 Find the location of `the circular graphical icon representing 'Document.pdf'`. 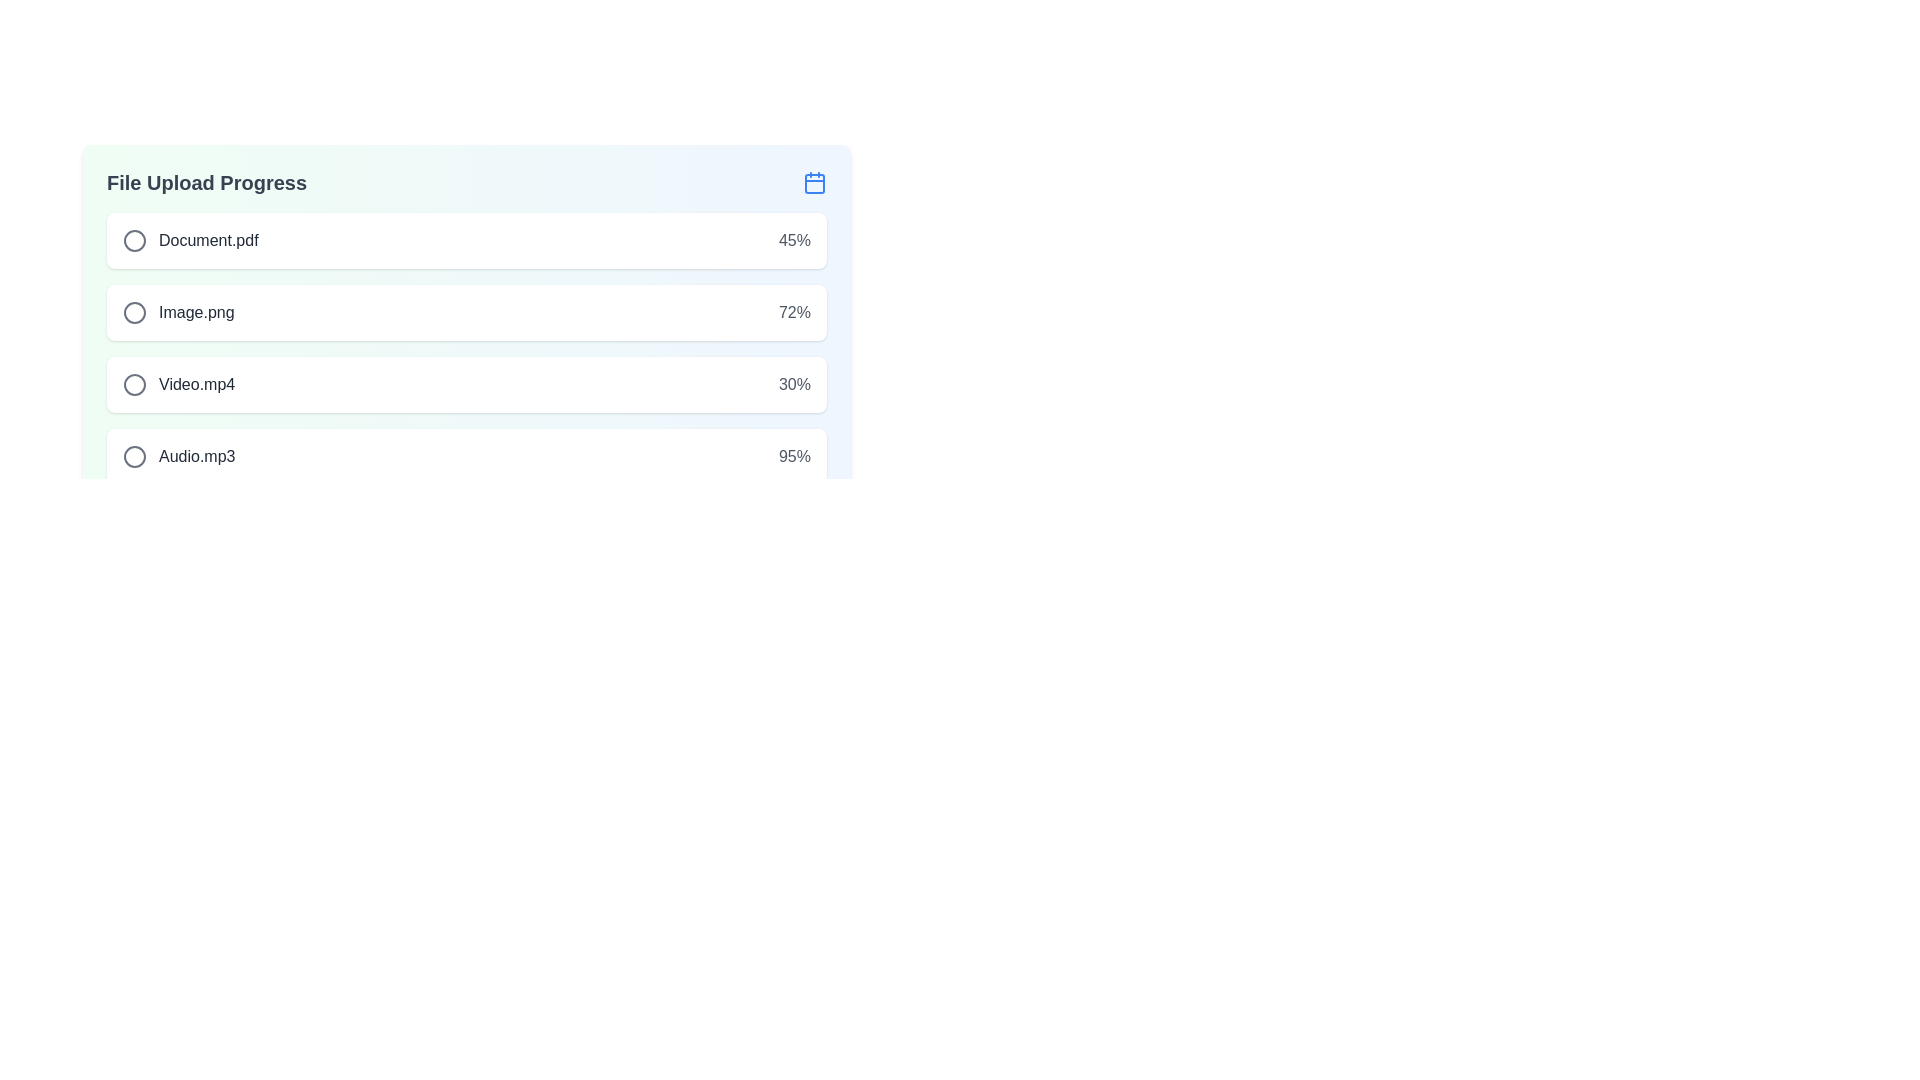

the circular graphical icon representing 'Document.pdf' is located at coordinates (133, 239).